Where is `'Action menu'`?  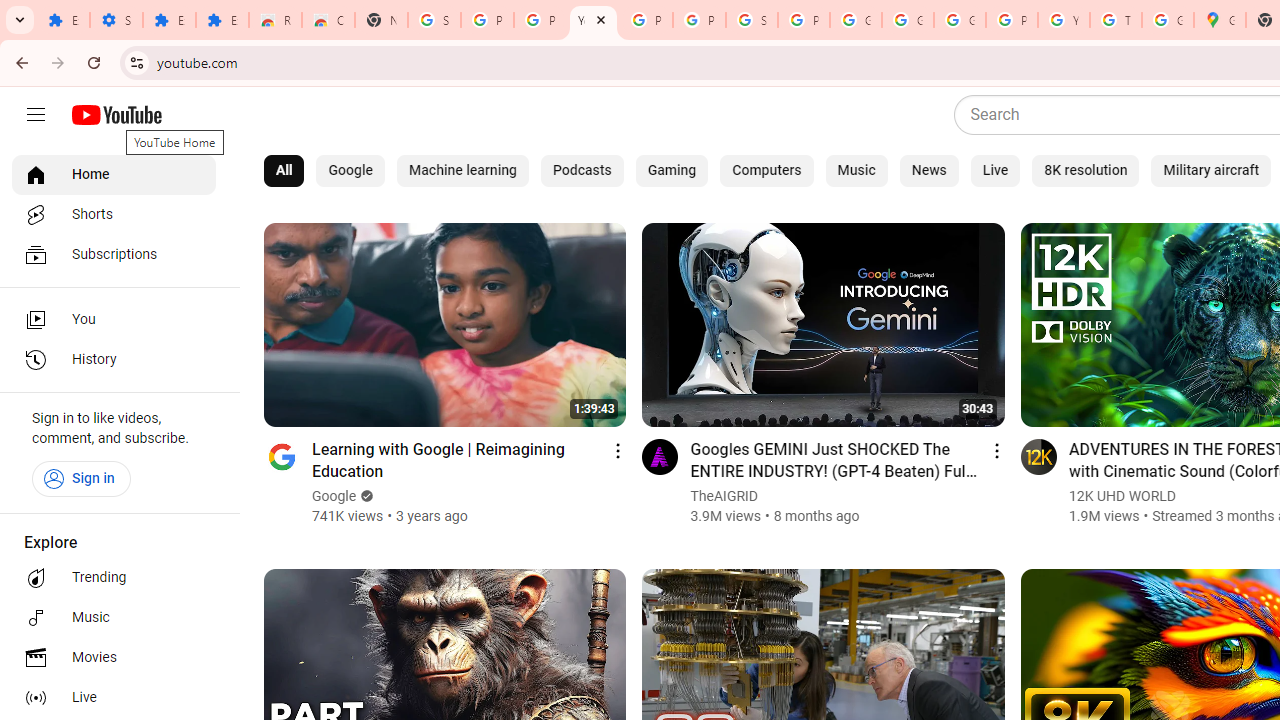 'Action menu' is located at coordinates (996, 450).